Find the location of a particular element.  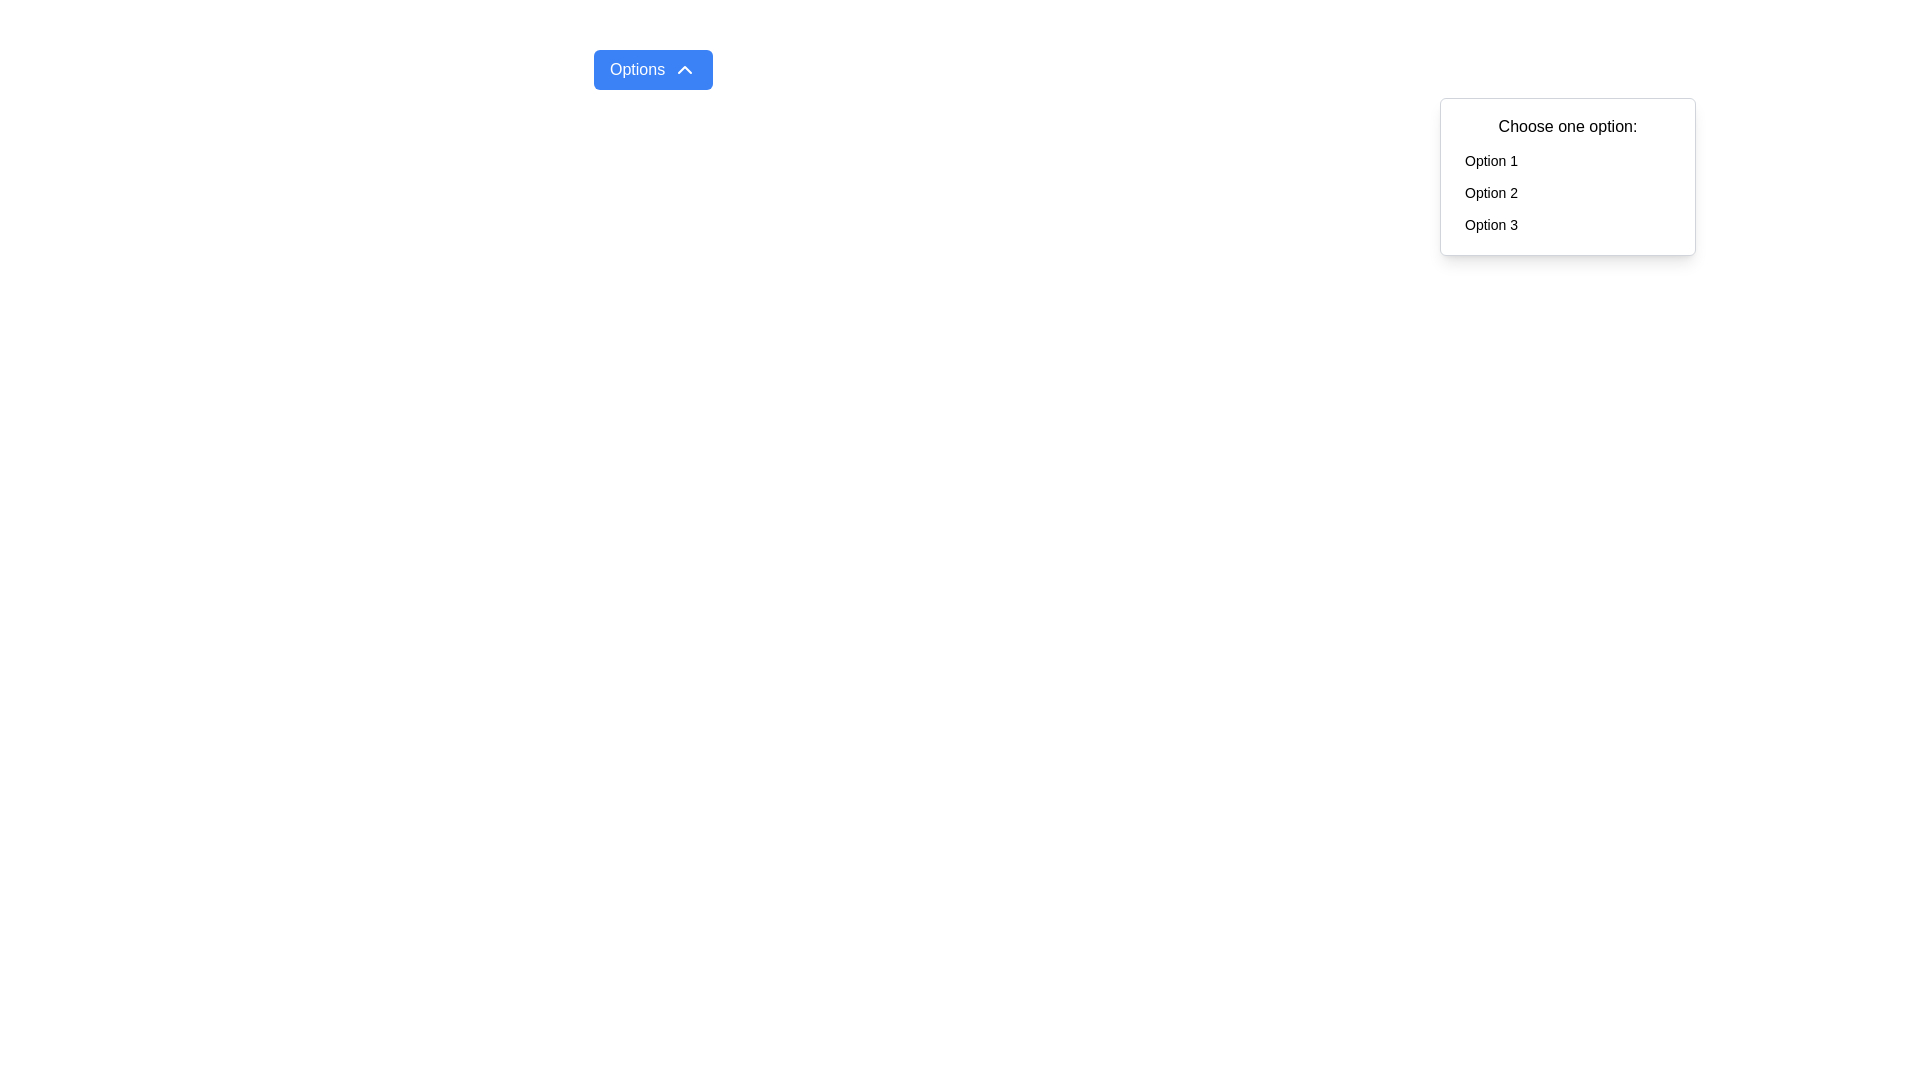

the upward-pointing chevron icon located on the right side of the 'Options' button is located at coordinates (685, 68).